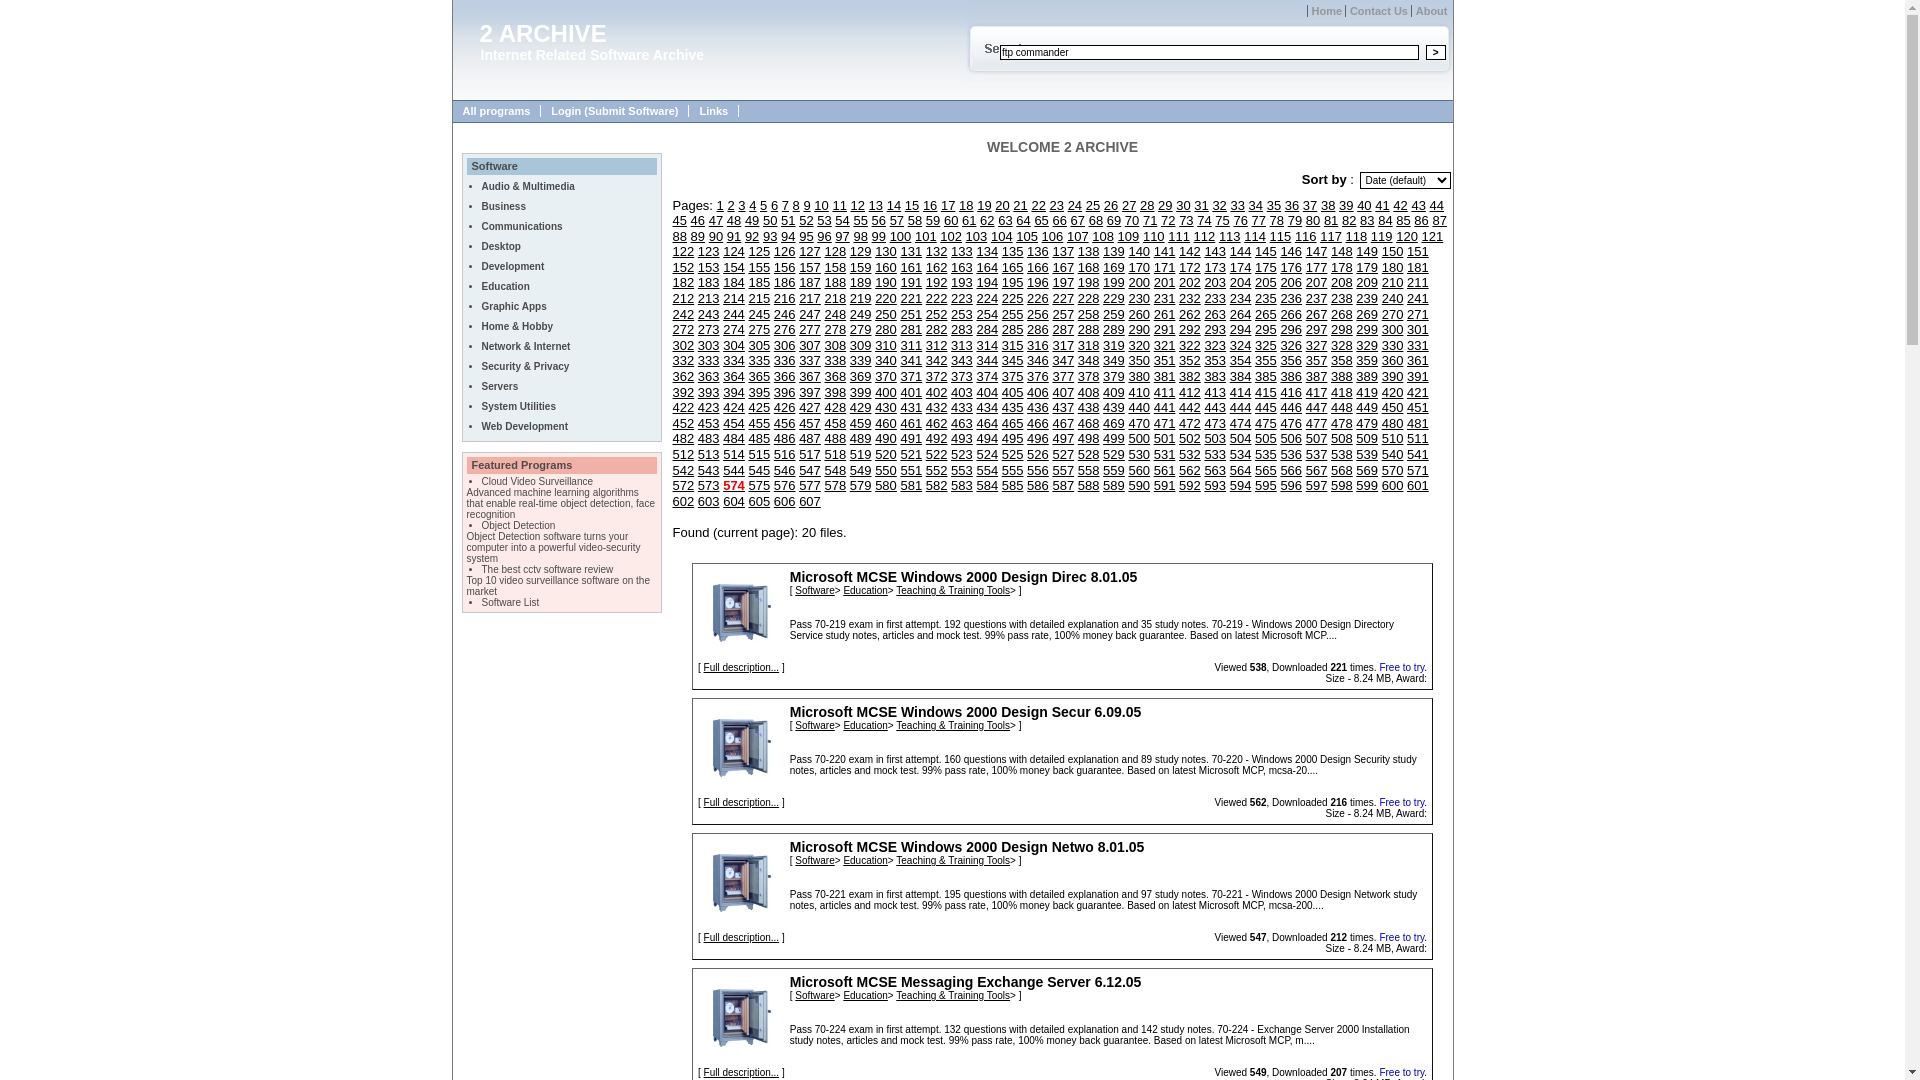  I want to click on '252', so click(935, 314).